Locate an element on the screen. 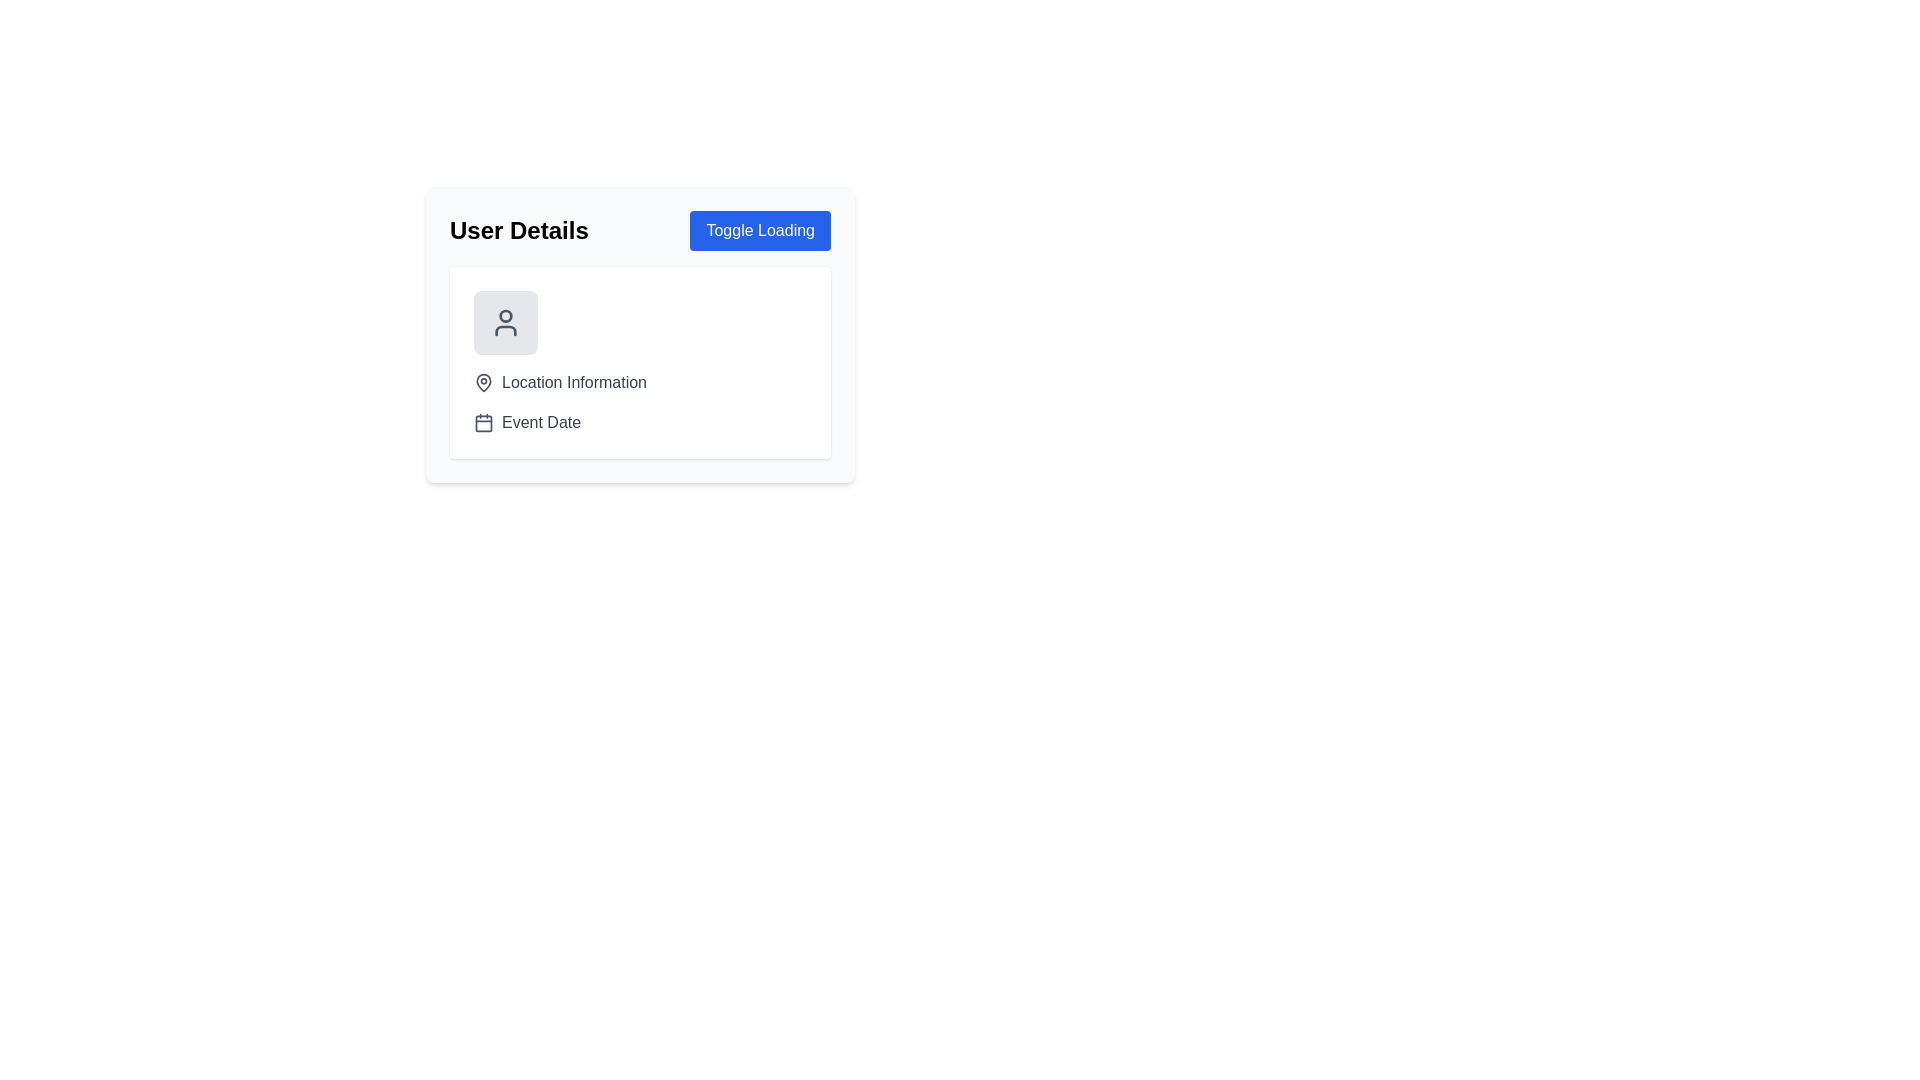  the location icon that represents mapping or geolocation, situated to the left of the text 'Location Information' is located at coordinates (484, 382).